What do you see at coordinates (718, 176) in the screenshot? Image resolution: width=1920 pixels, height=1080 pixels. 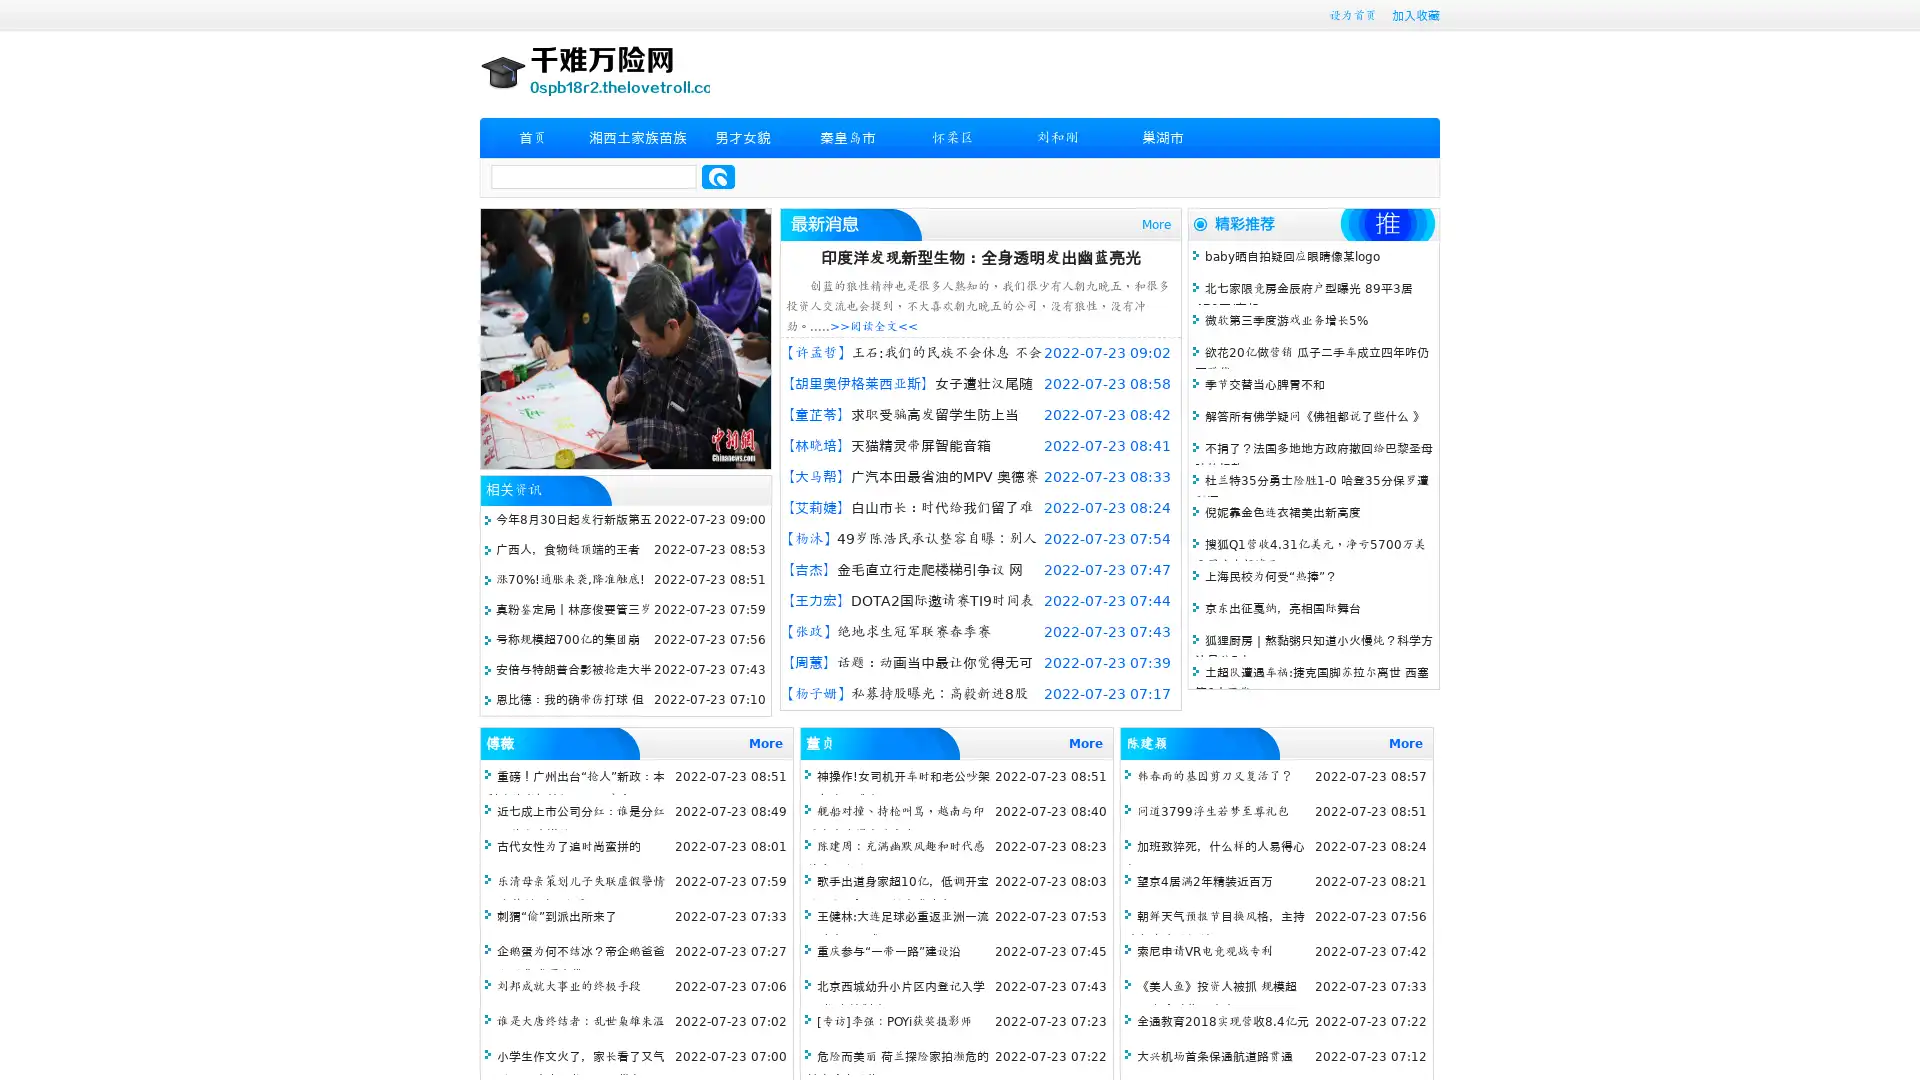 I see `Search` at bounding box center [718, 176].